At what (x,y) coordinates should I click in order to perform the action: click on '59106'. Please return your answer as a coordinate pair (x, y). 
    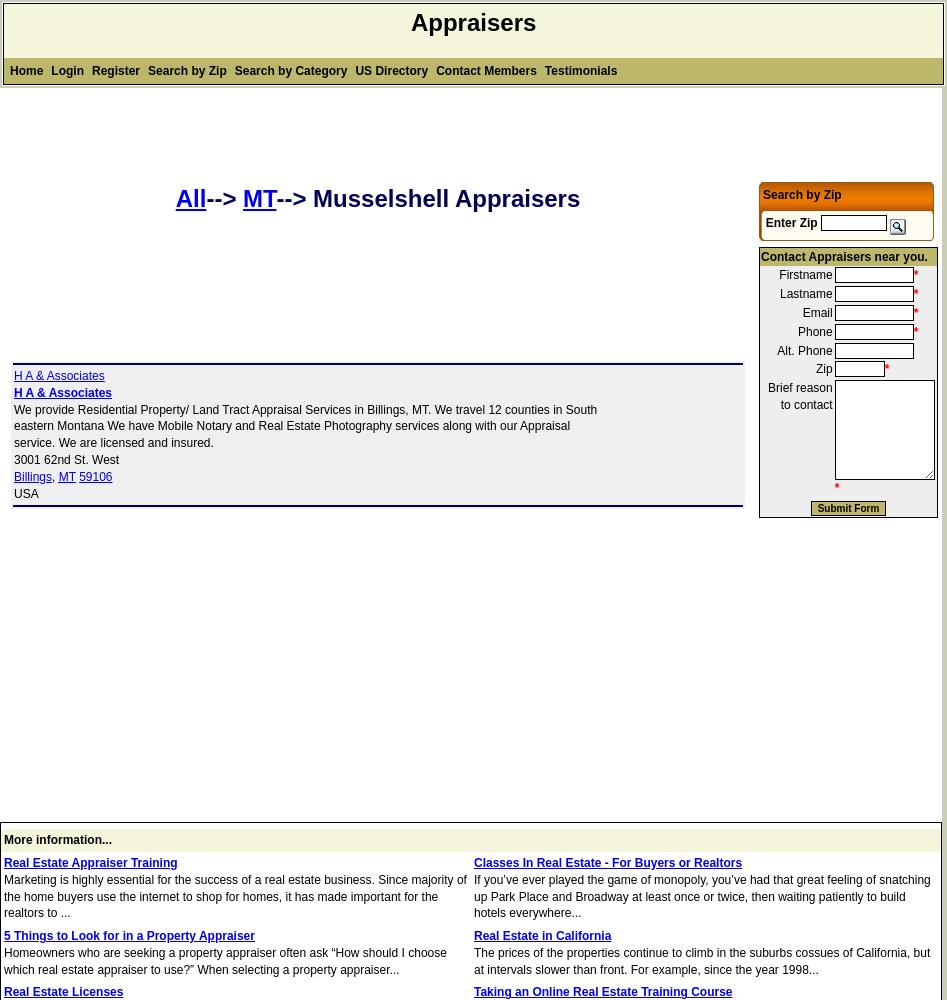
    Looking at the image, I should click on (95, 475).